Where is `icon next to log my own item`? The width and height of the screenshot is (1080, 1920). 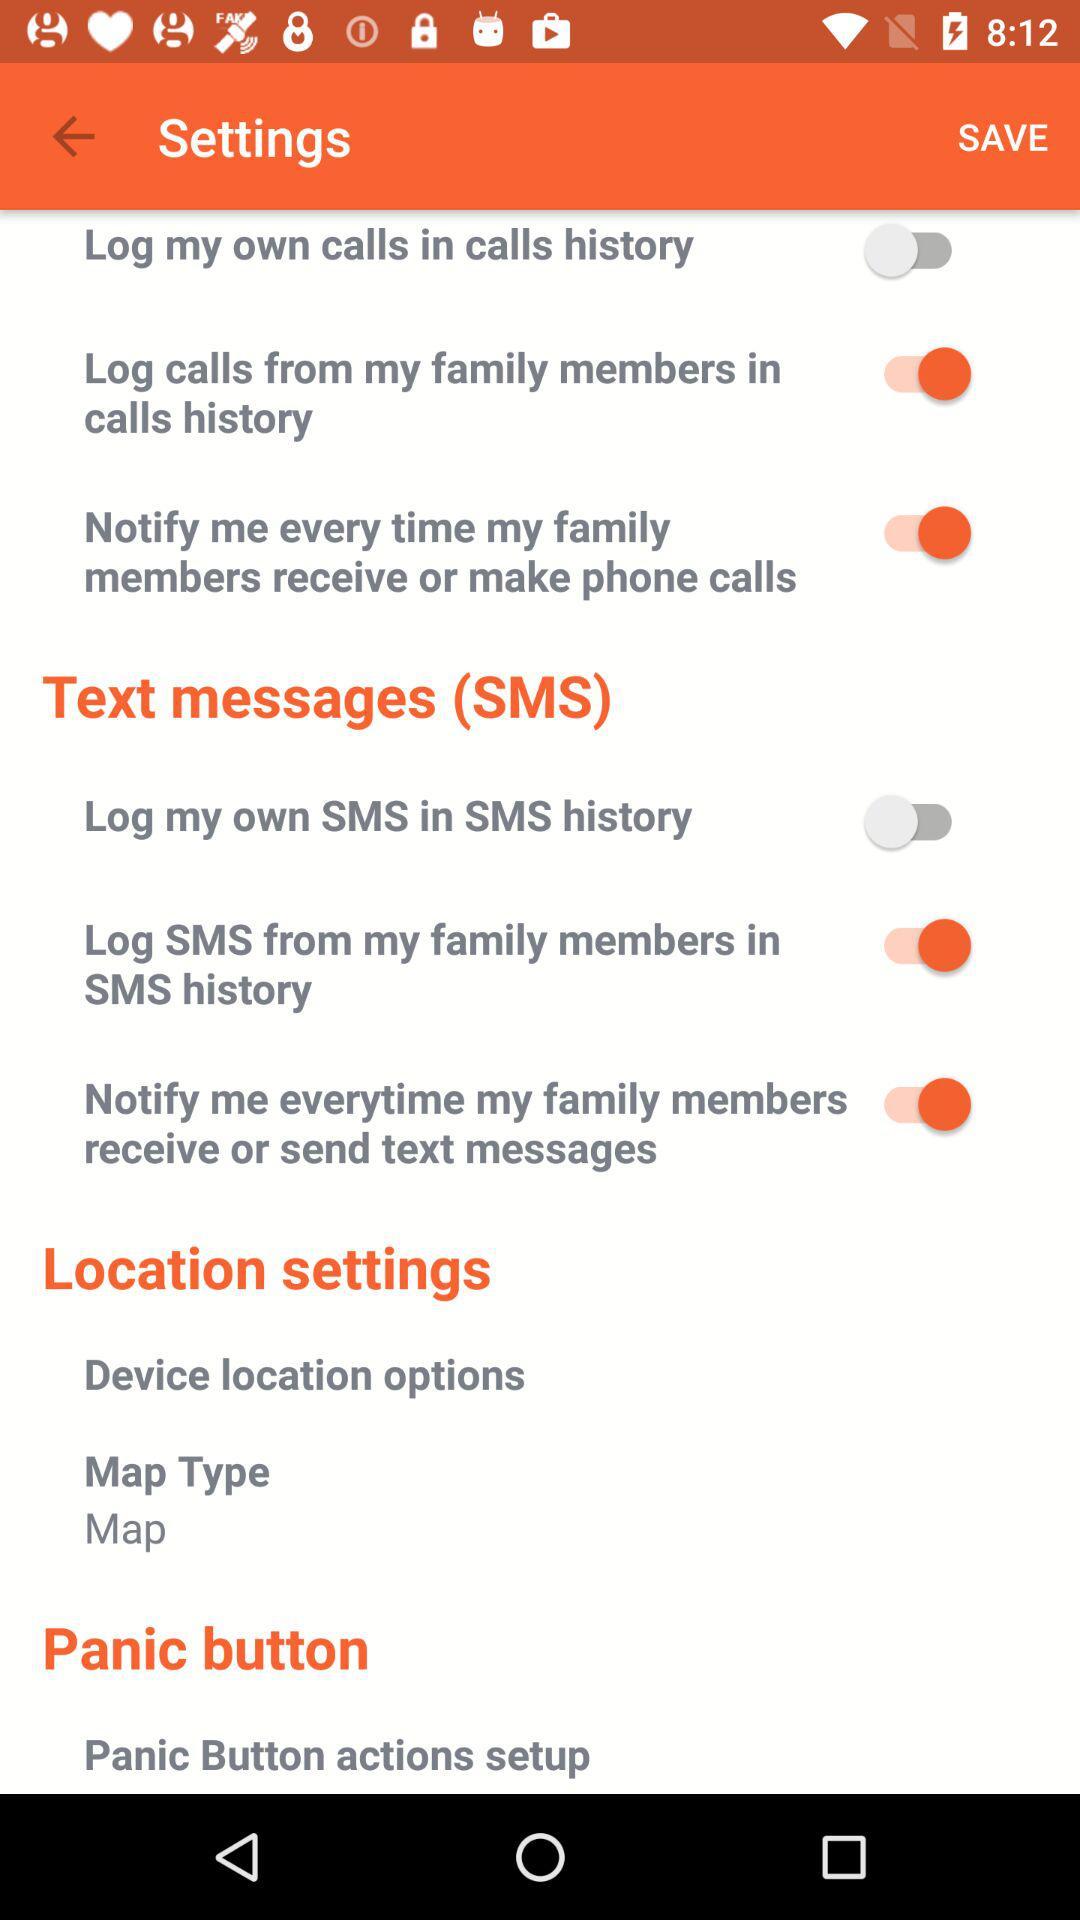 icon next to log my own item is located at coordinates (1003, 135).